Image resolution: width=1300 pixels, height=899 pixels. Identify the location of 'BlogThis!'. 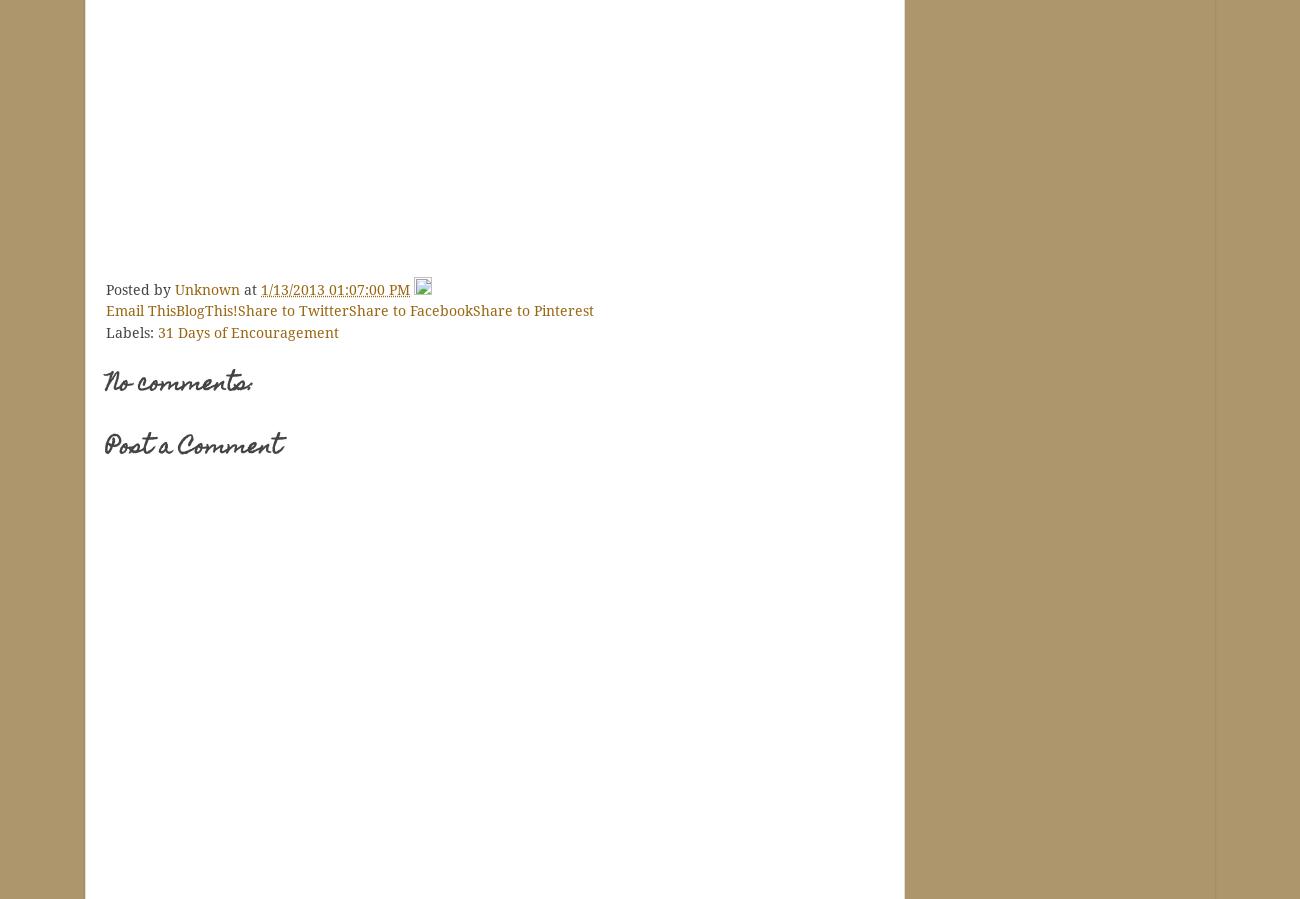
(206, 309).